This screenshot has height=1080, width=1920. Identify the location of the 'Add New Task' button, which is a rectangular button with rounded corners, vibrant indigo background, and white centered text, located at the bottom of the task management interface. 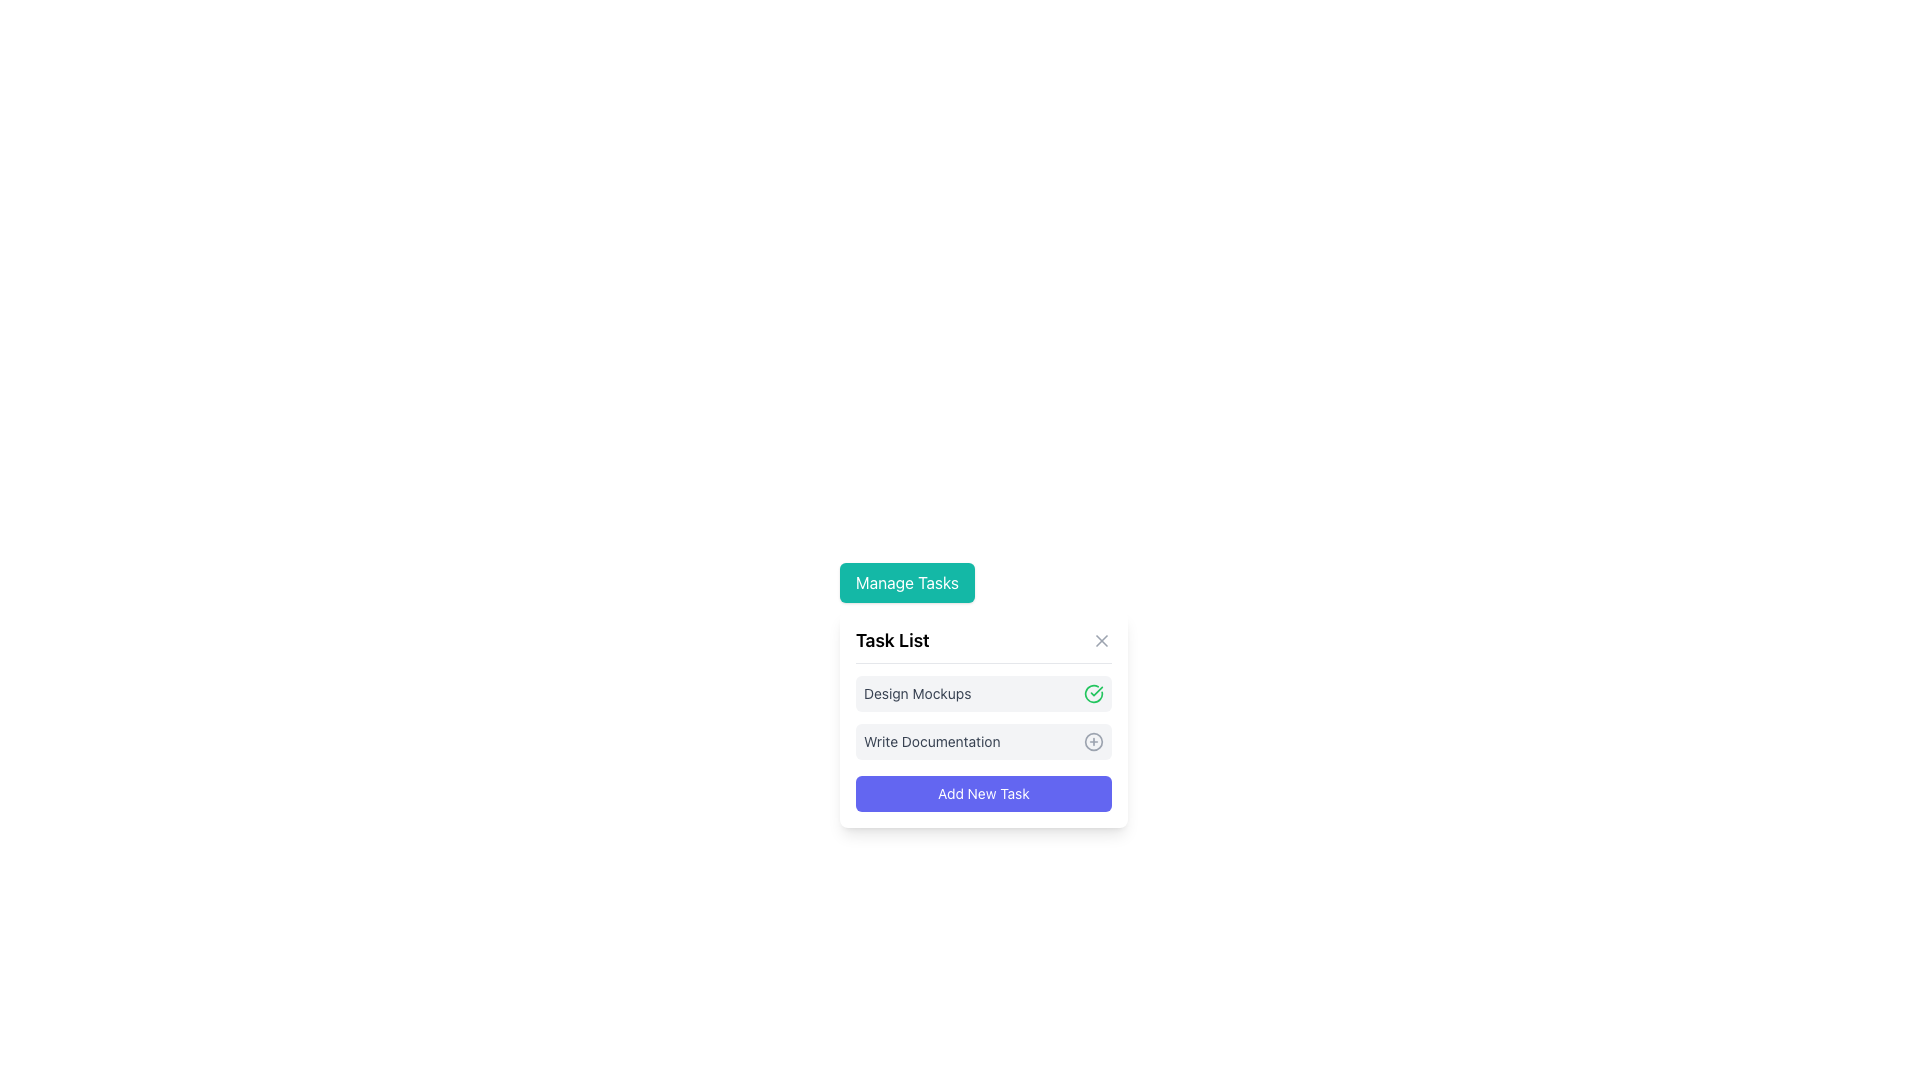
(983, 793).